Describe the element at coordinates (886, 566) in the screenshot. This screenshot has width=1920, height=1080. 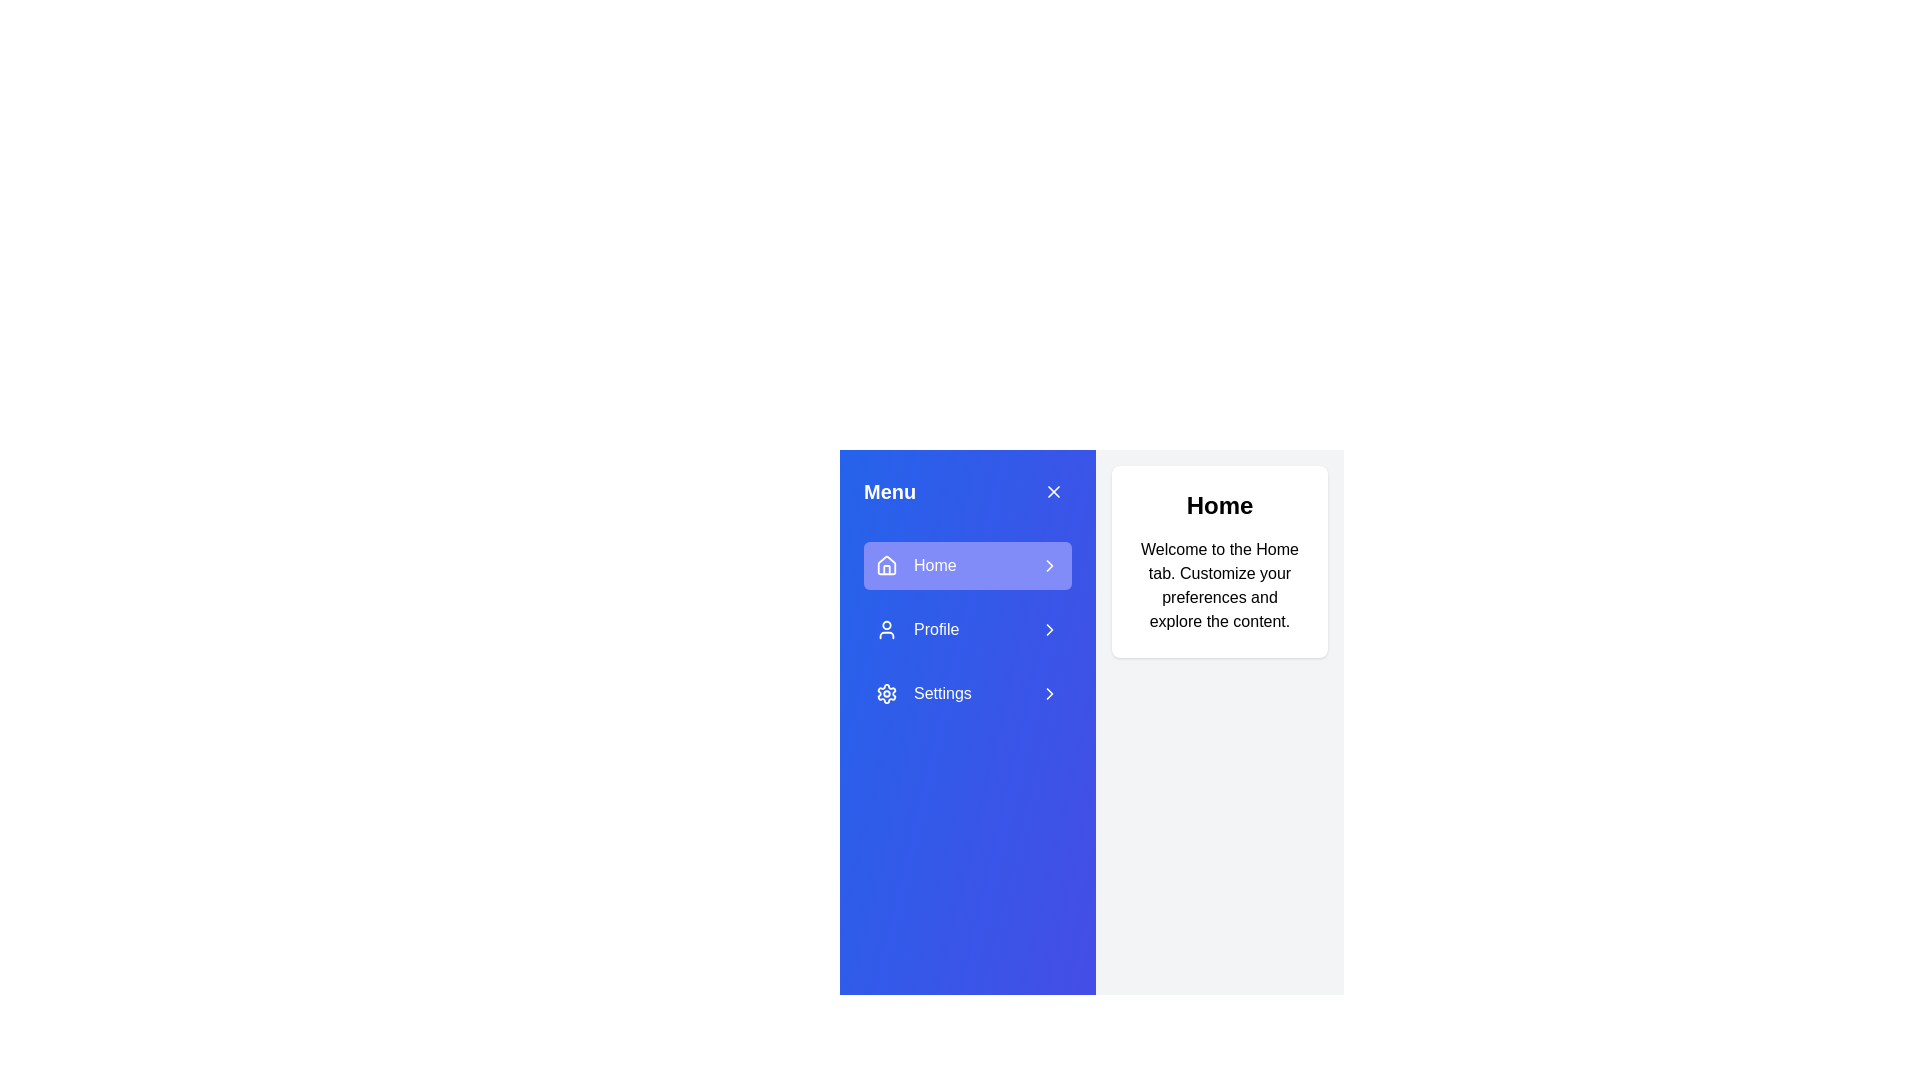
I see `the house icon SVG graphic located in the left sidebar navigation menu next to the 'Home' label` at that location.